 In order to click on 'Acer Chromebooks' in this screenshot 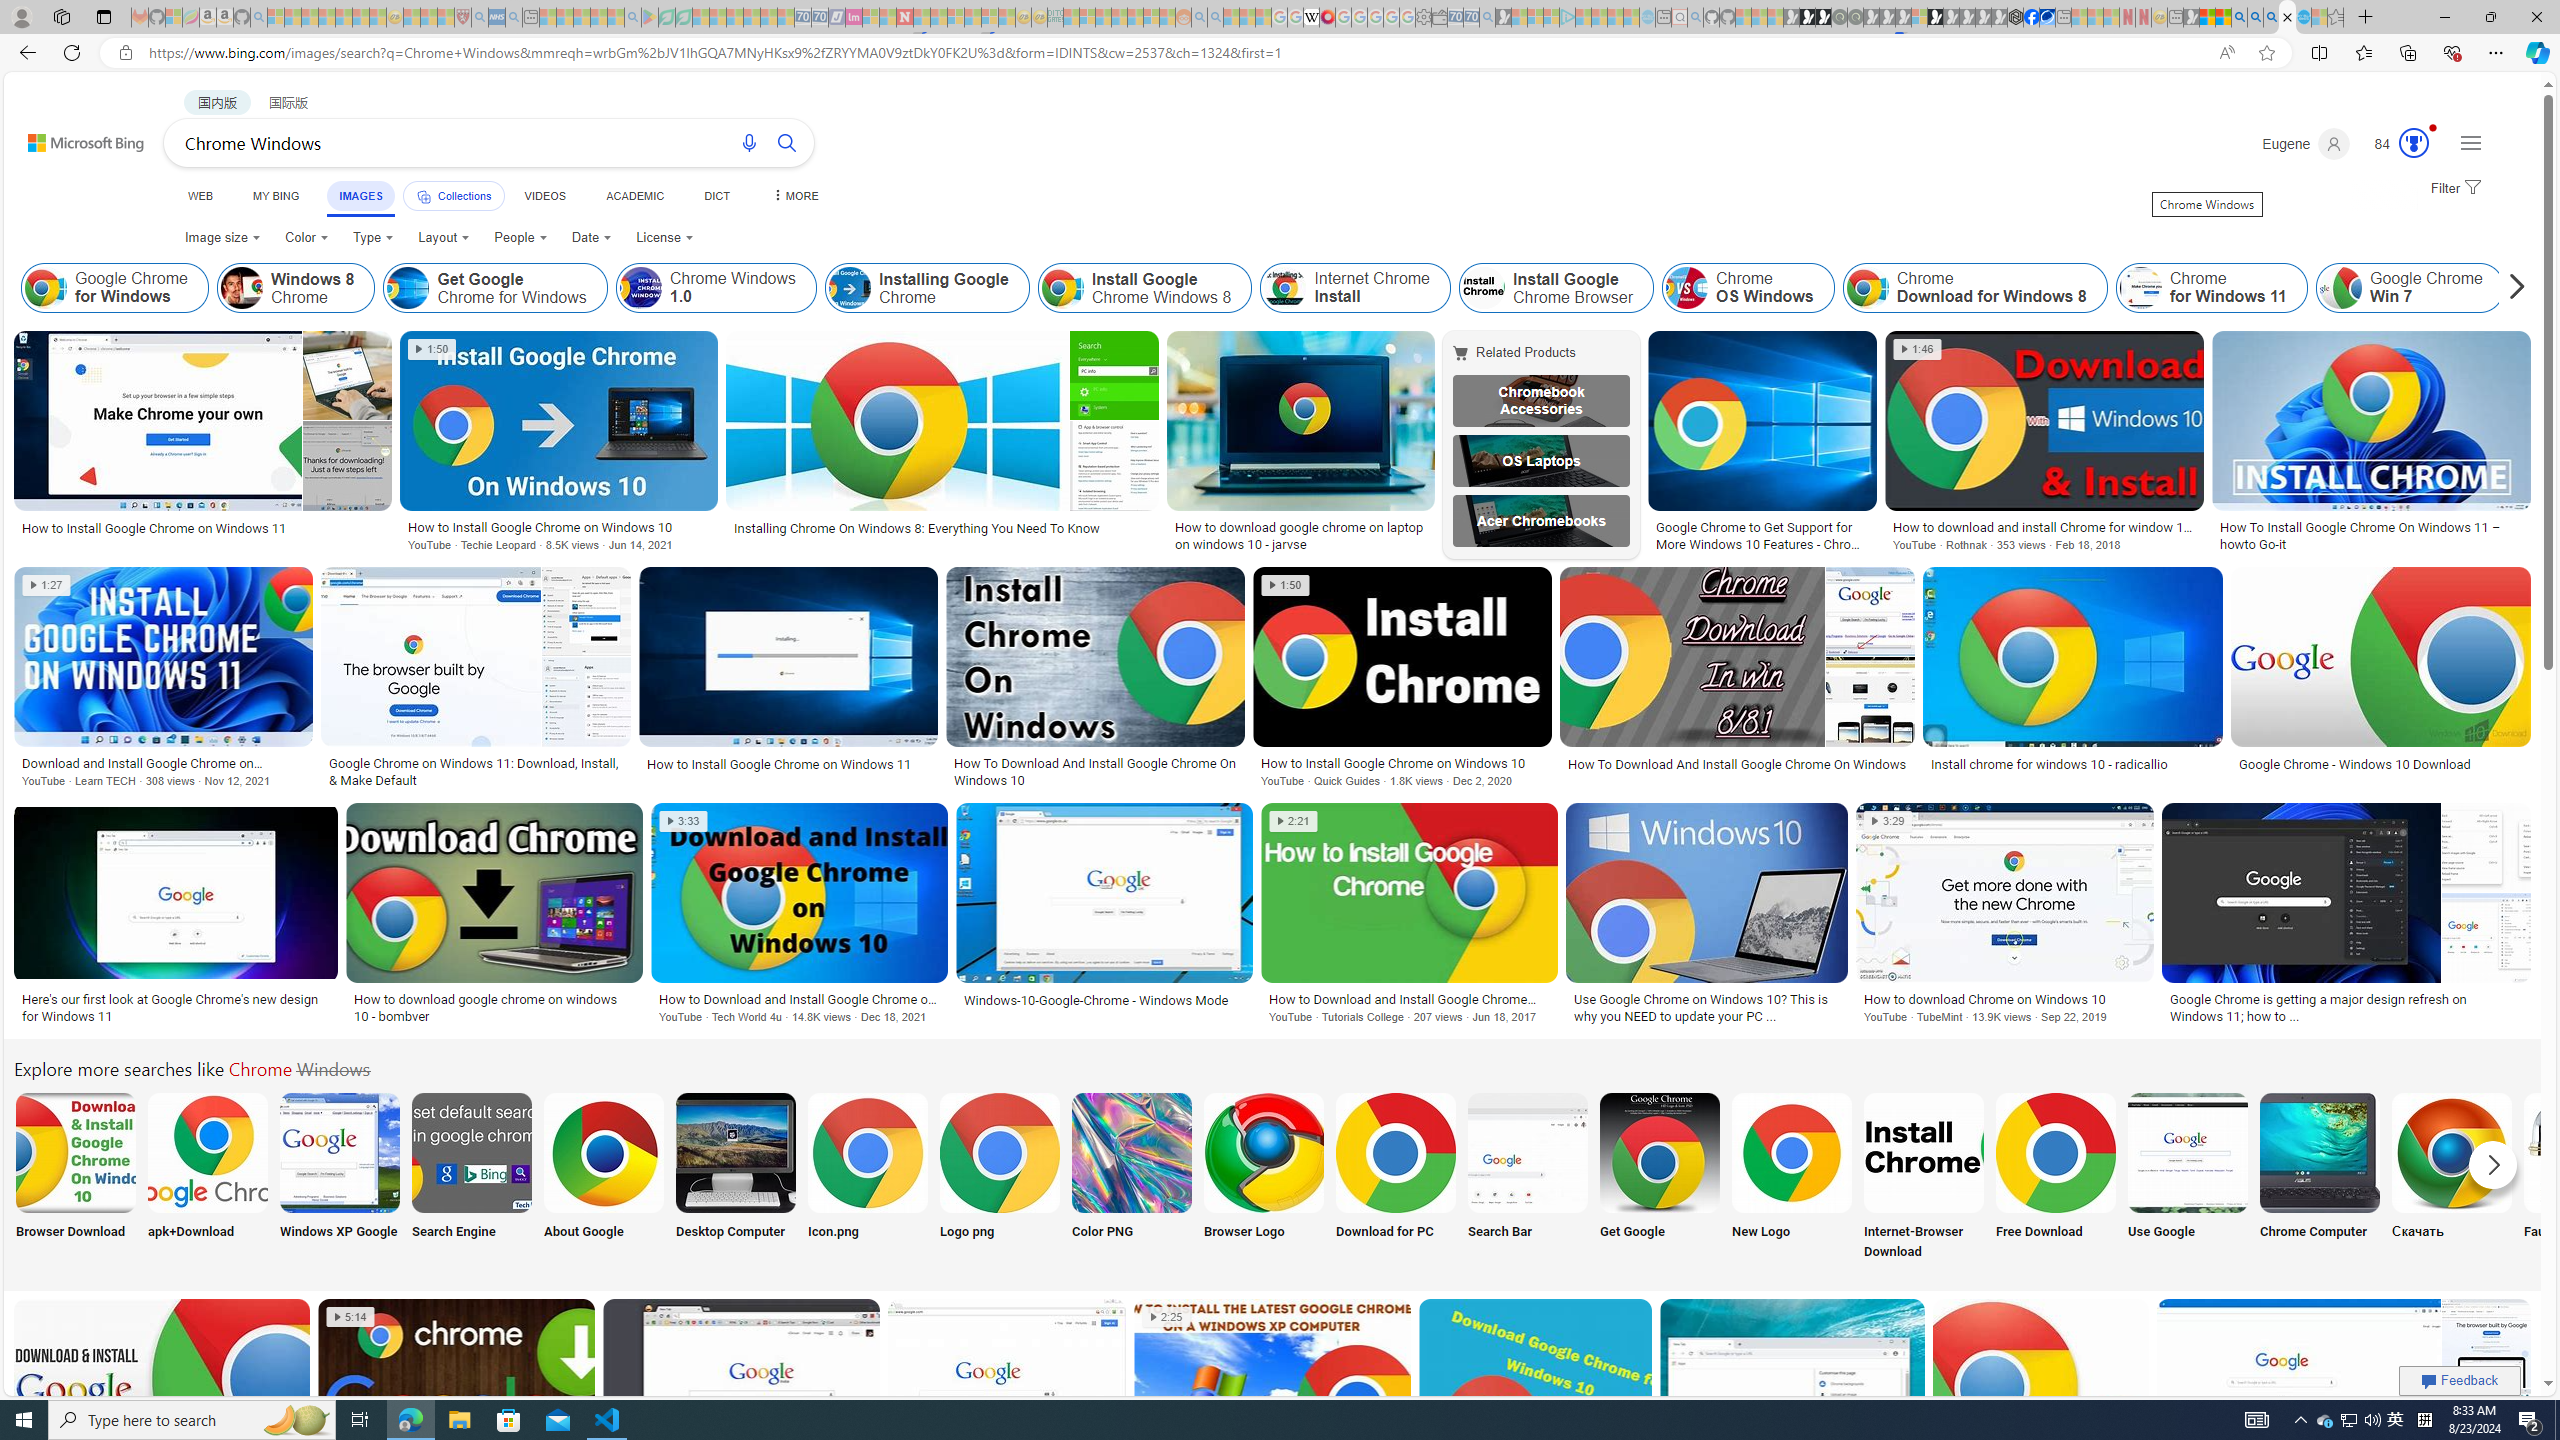, I will do `click(1541, 520)`.